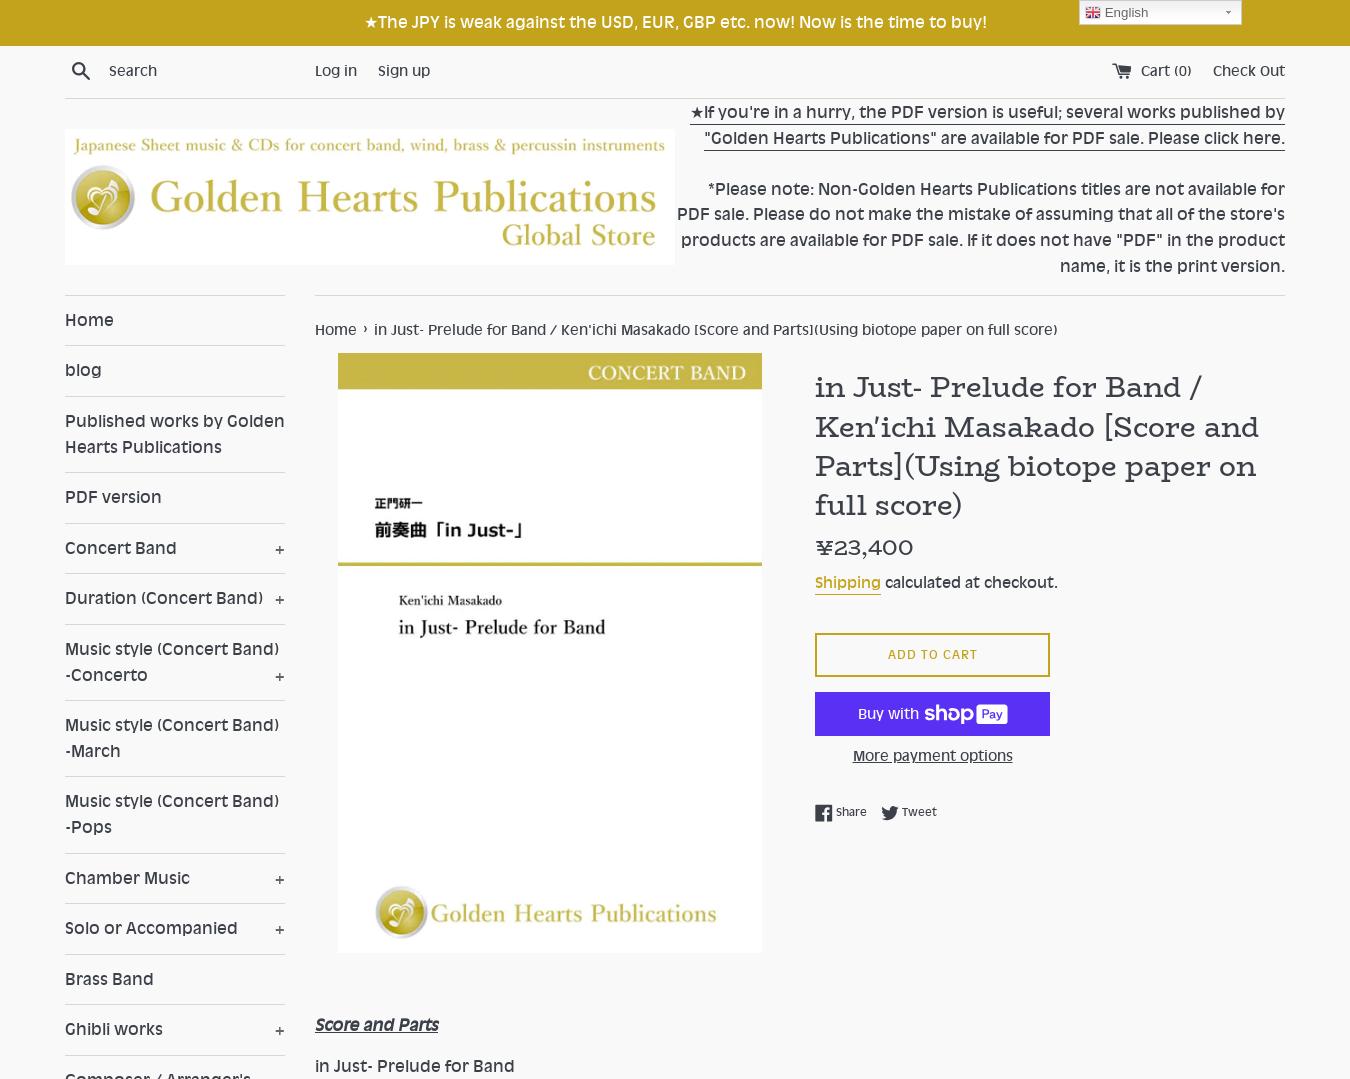  I want to click on 'Cart
          (', so click(1140, 69).